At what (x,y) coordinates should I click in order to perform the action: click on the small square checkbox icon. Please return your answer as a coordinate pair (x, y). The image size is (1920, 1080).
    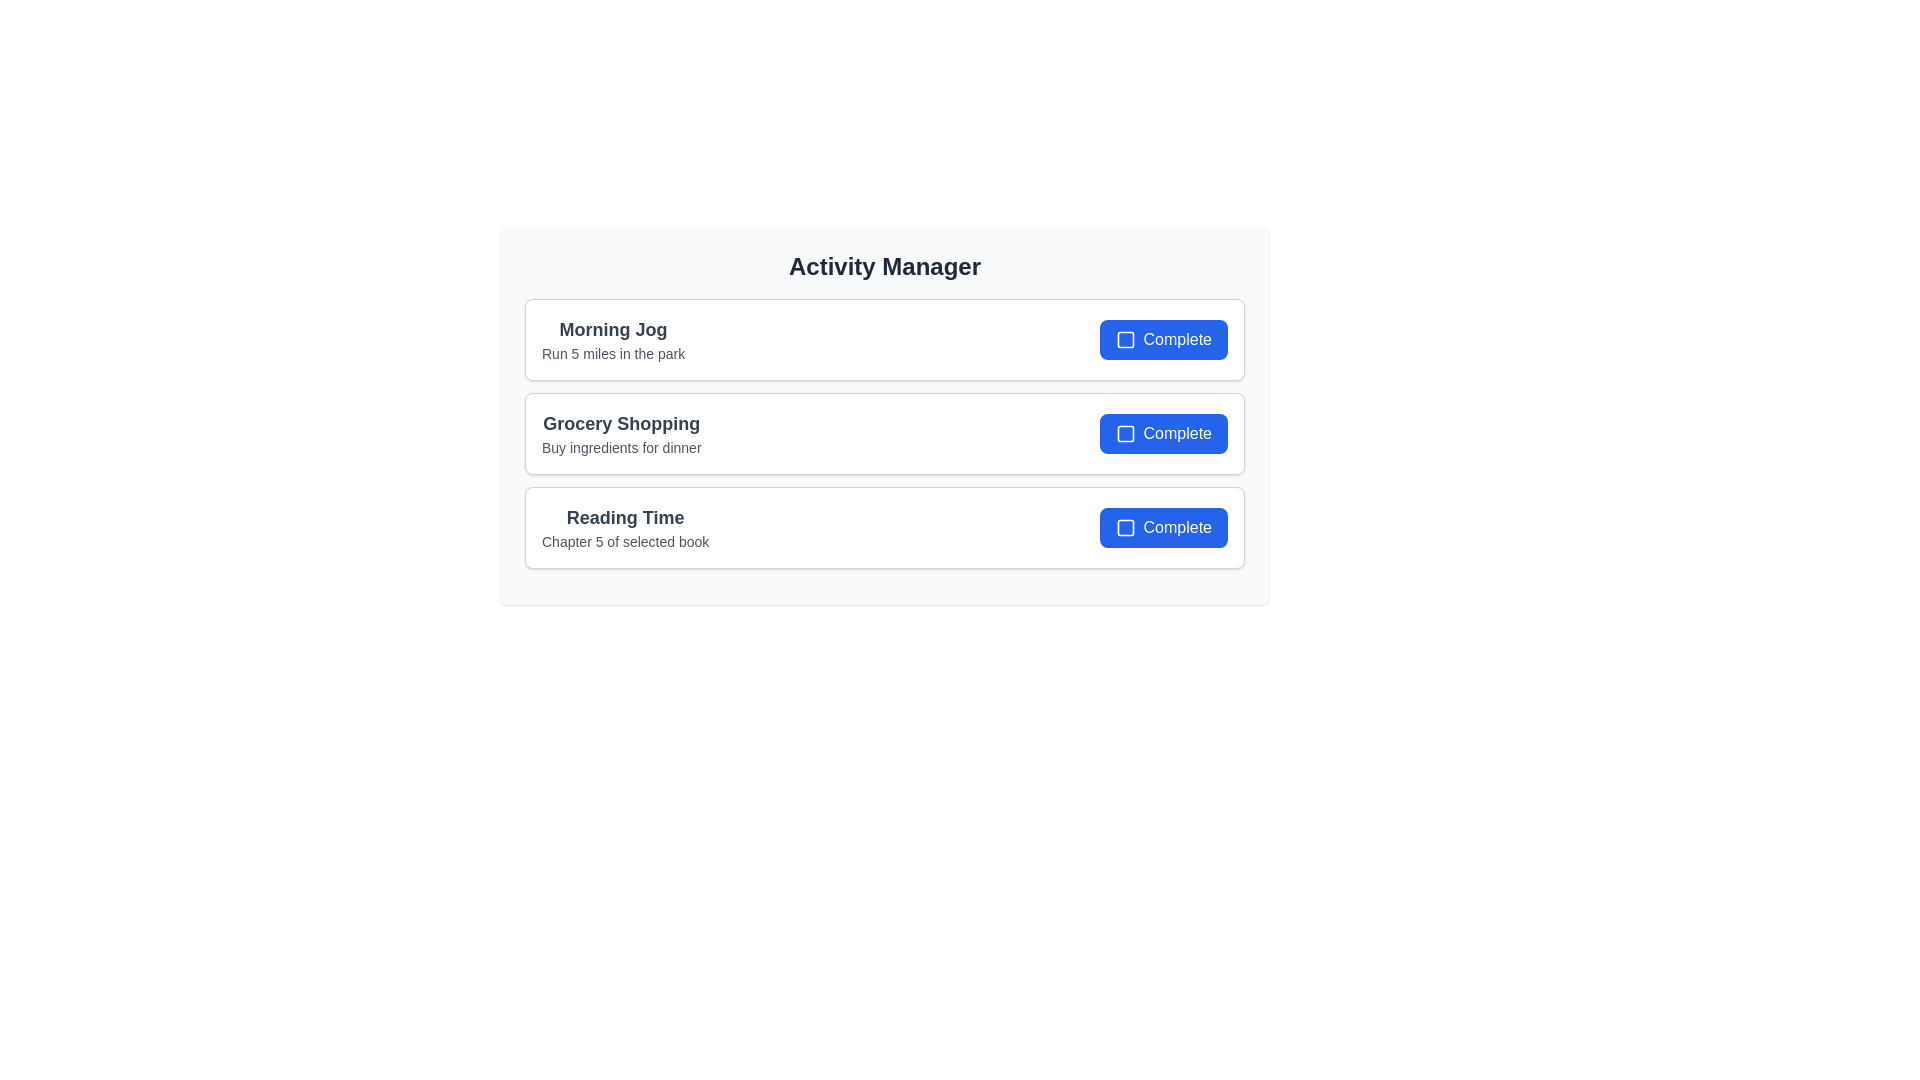
    Looking at the image, I should click on (1125, 338).